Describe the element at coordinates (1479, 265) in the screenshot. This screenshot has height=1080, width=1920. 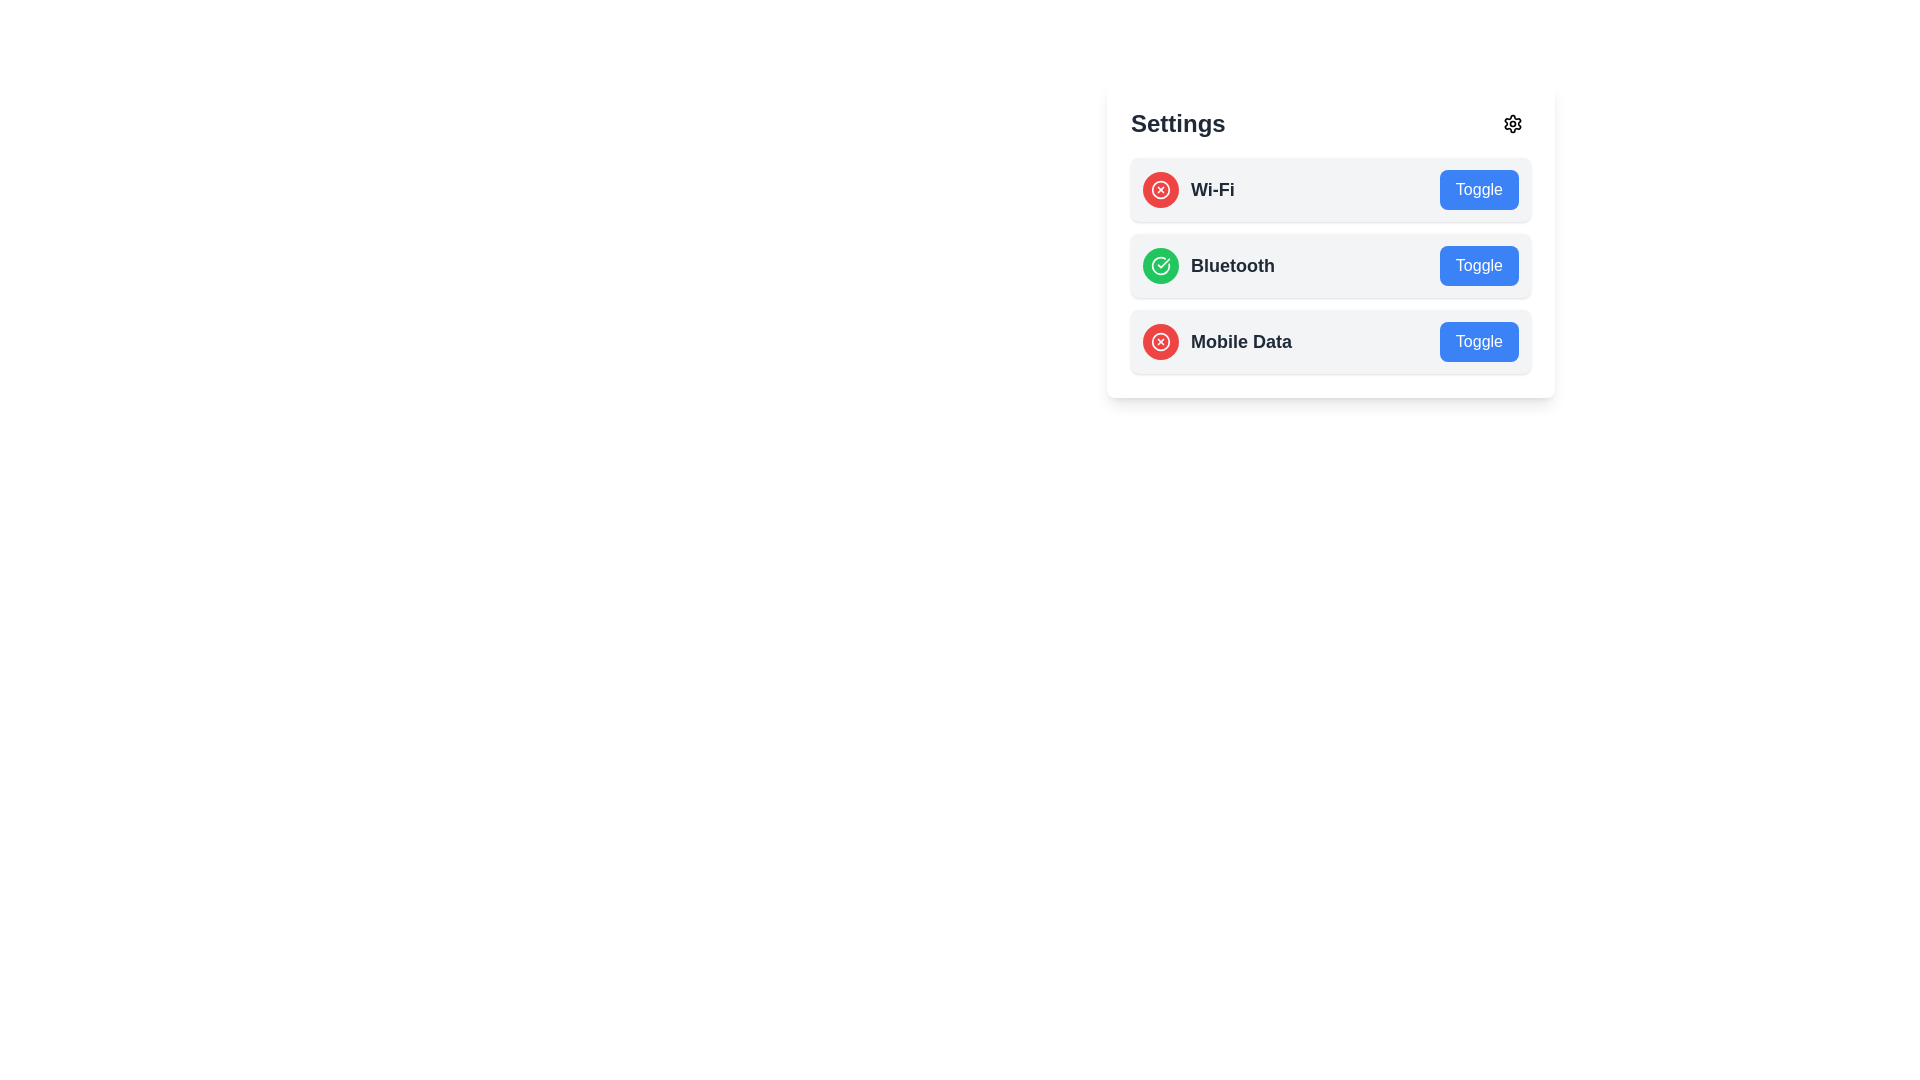
I see `toggle button for the item named Bluetooth` at that location.